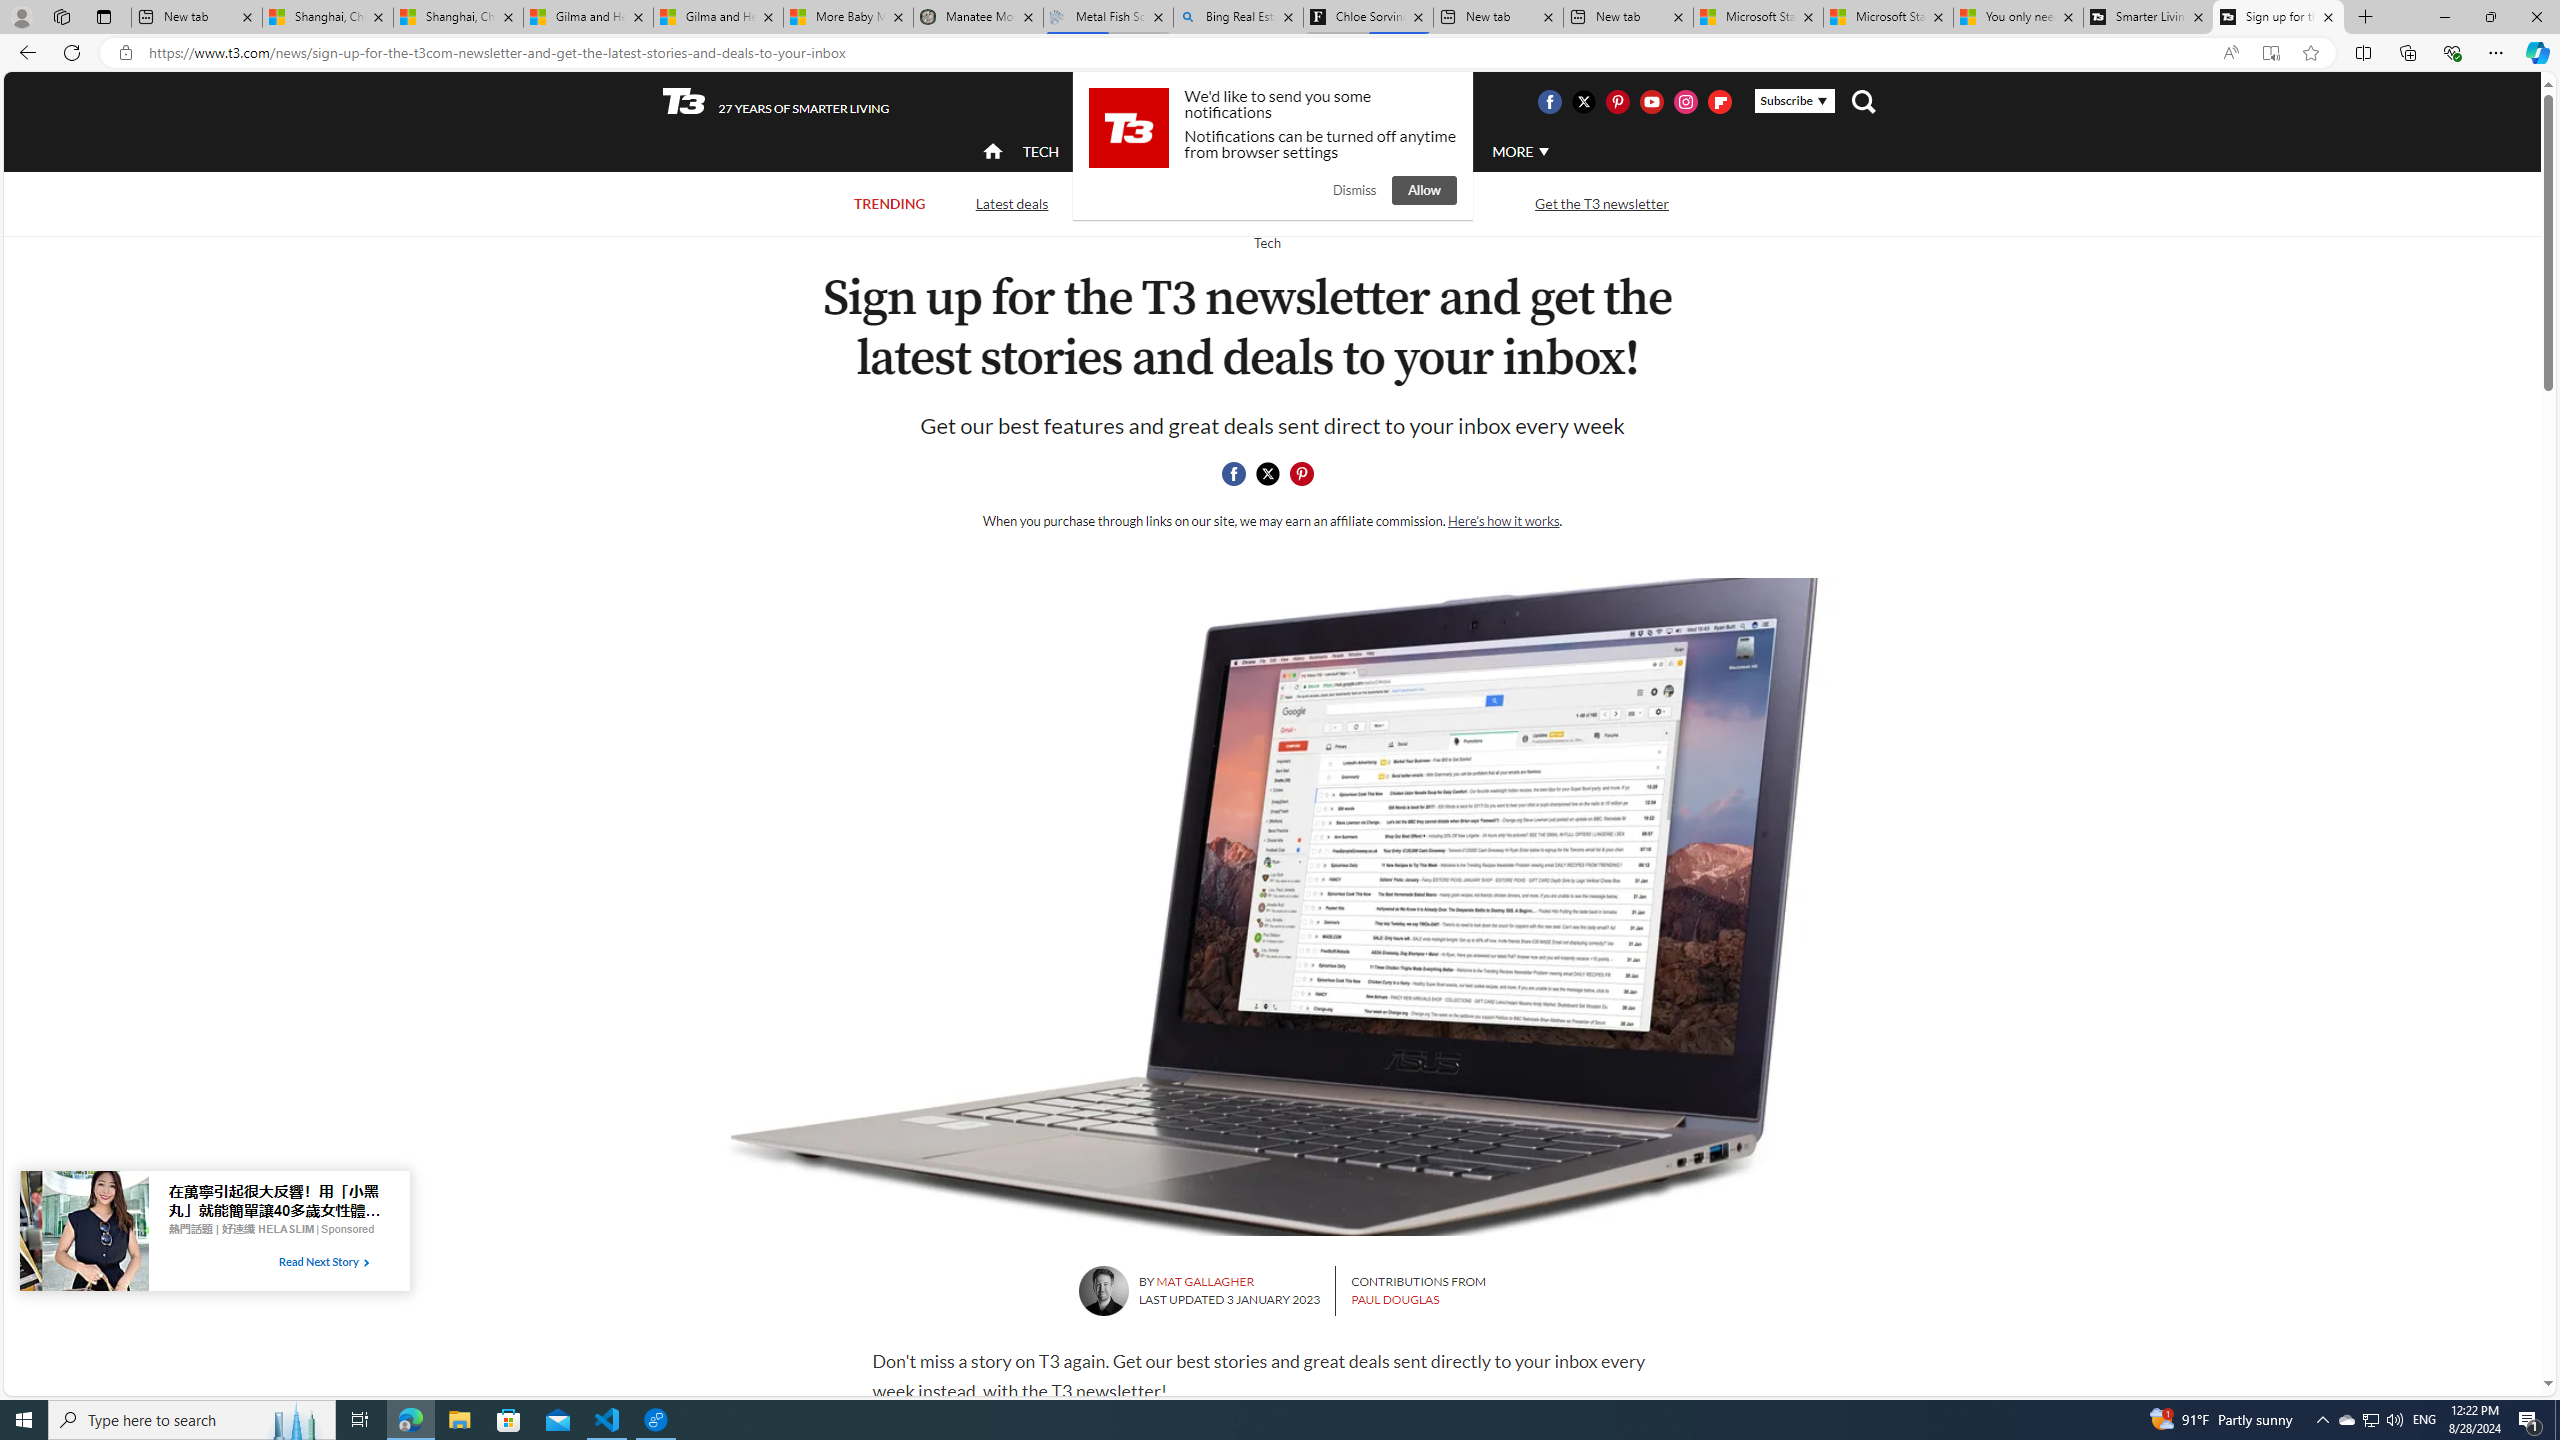 The image size is (2560, 1440). Describe the element at coordinates (1267, 474) in the screenshot. I see `'Share this page on Twitter'` at that location.